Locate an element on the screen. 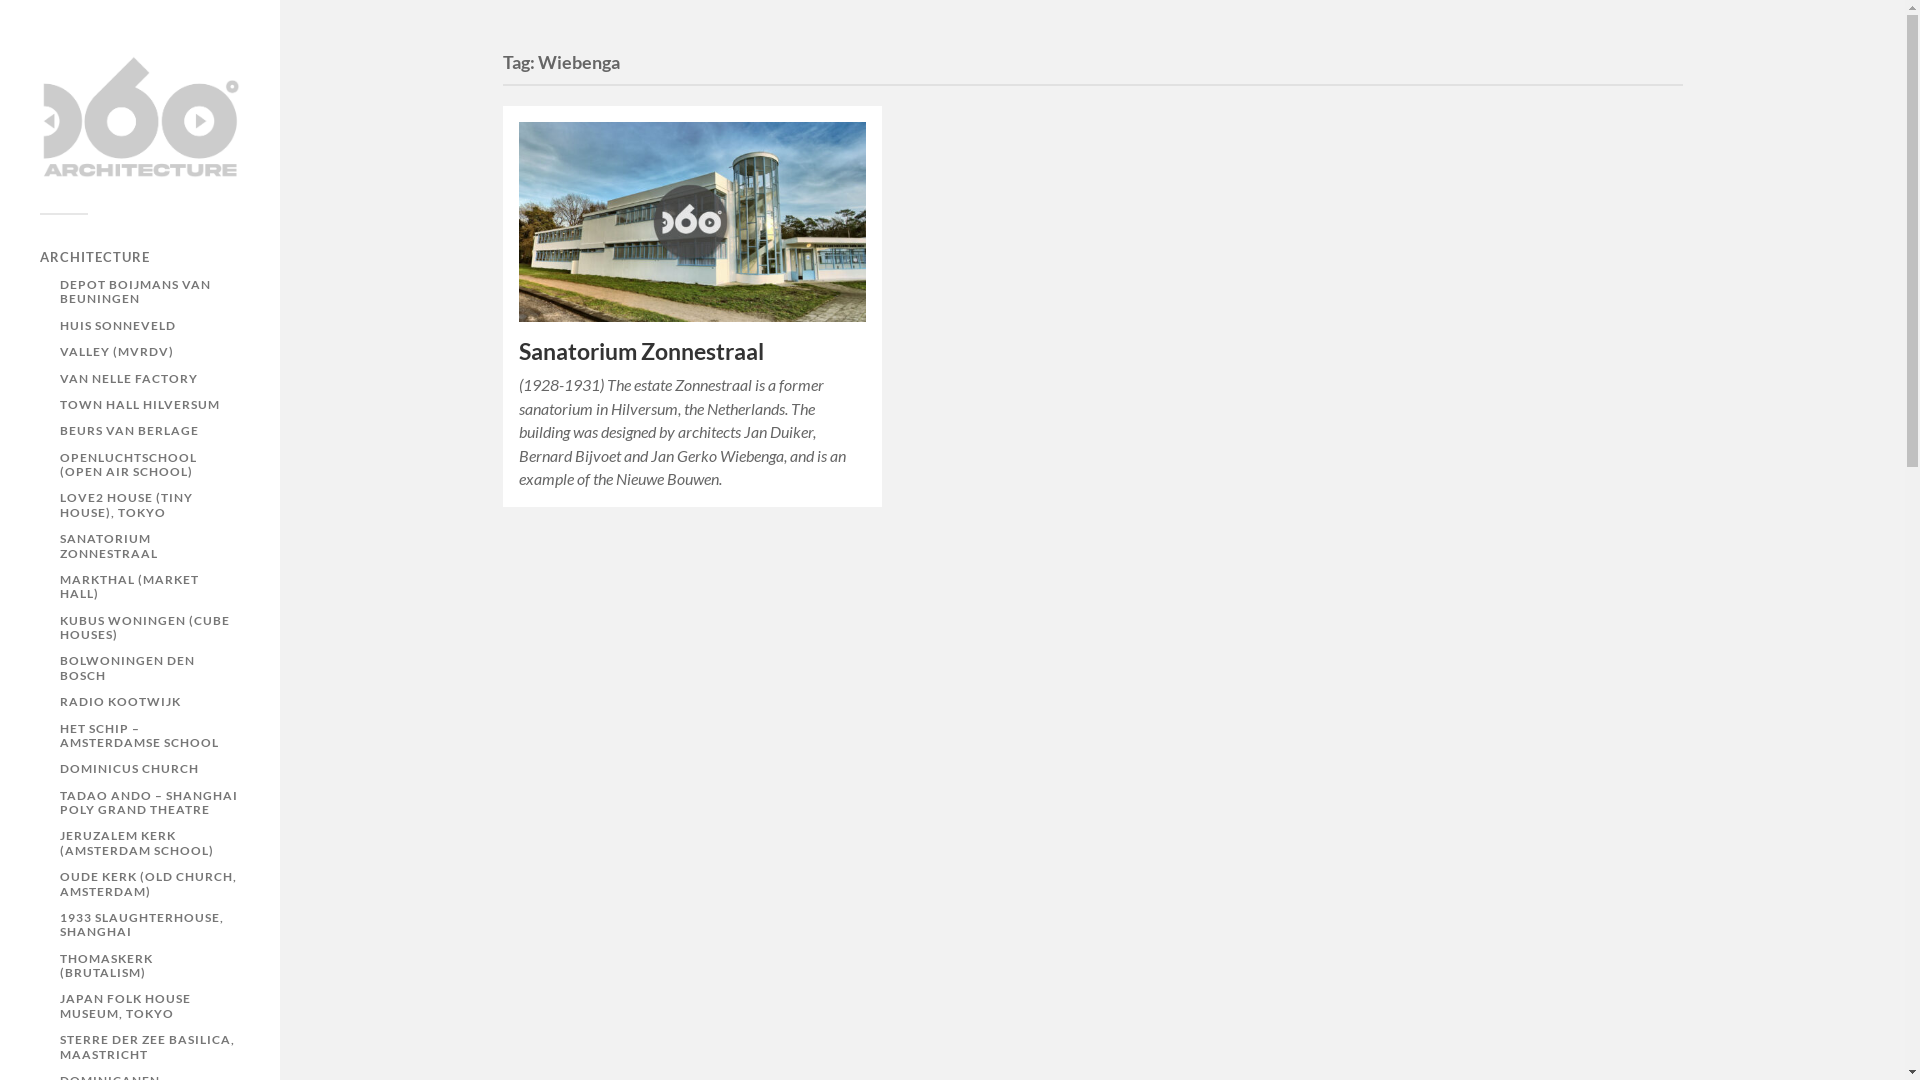  'OUDE KERK (OLD CHURCH, AMSTERDAM)' is located at coordinates (147, 882).